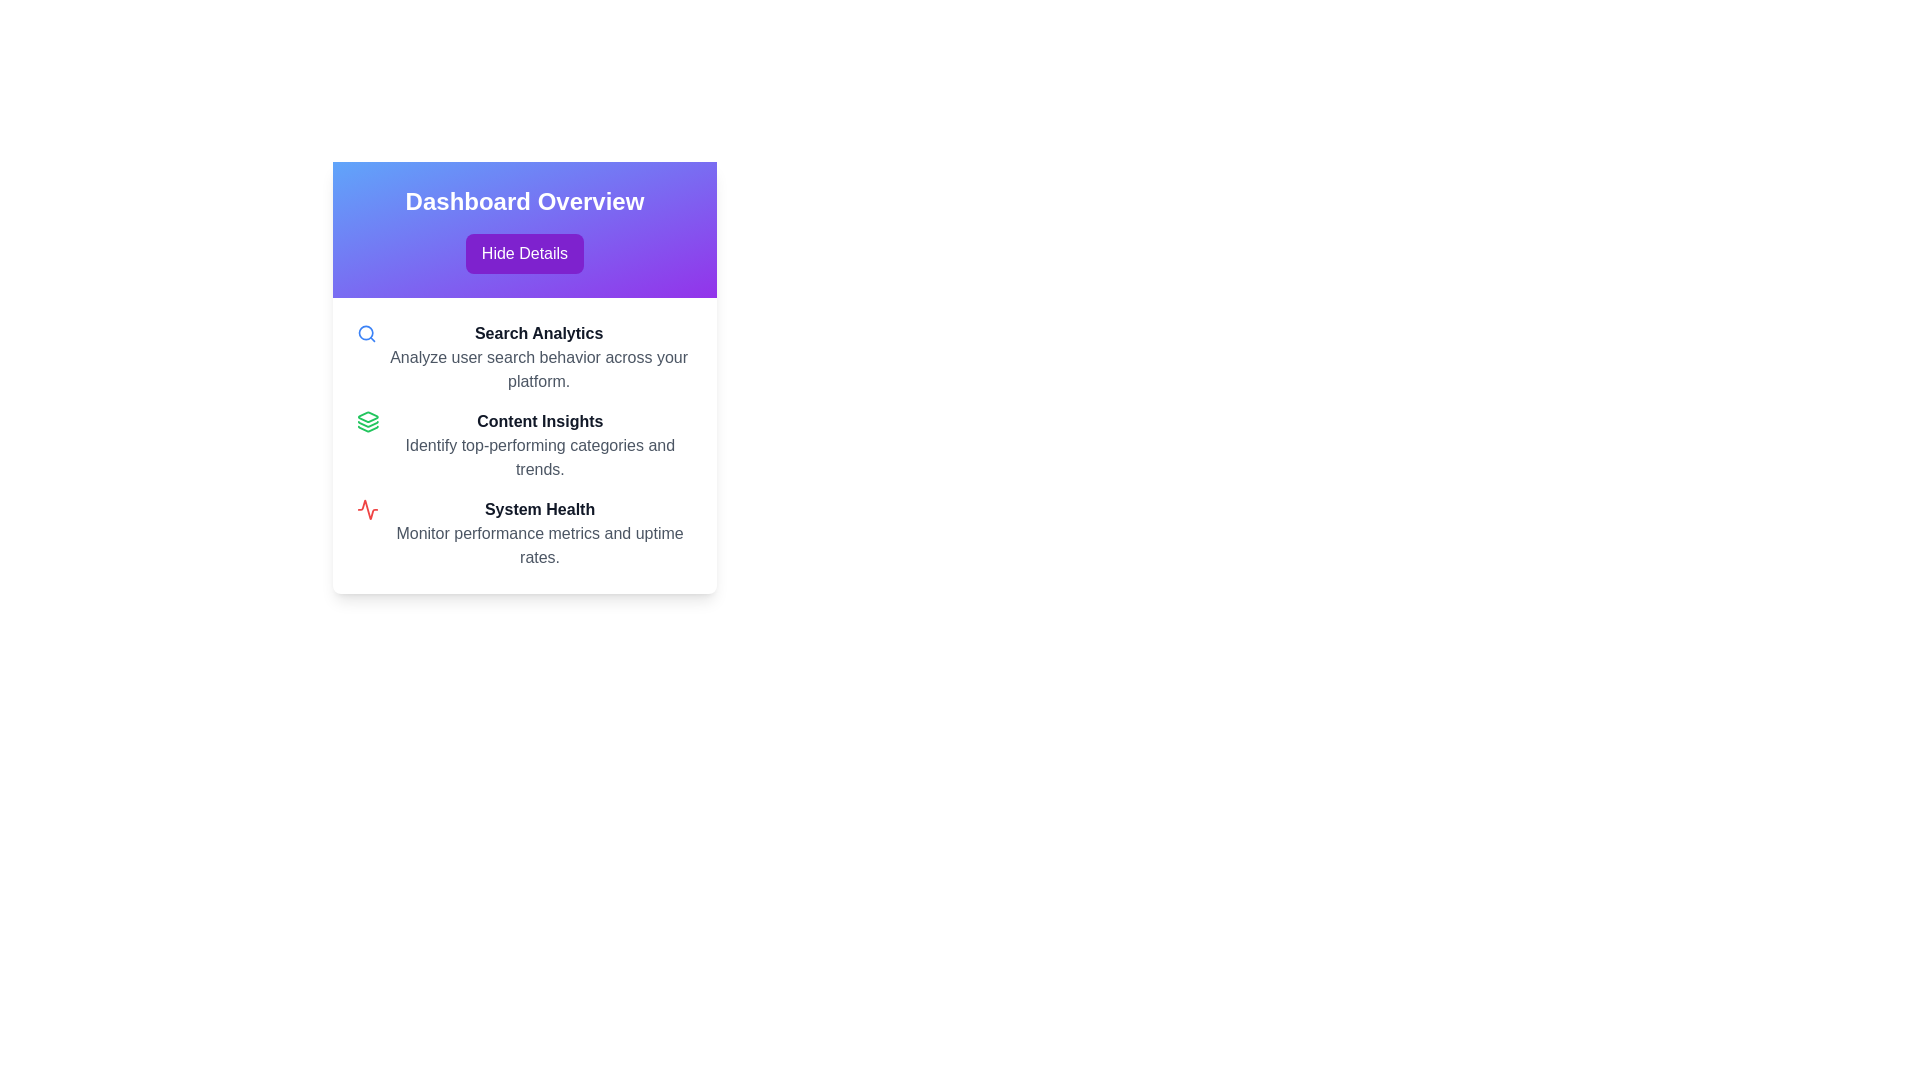  What do you see at coordinates (539, 370) in the screenshot?
I see `the text element displaying 'Analyze user search behavior across your platform.' which is styled in gray font and located below the title 'Search Analytics'` at bounding box center [539, 370].